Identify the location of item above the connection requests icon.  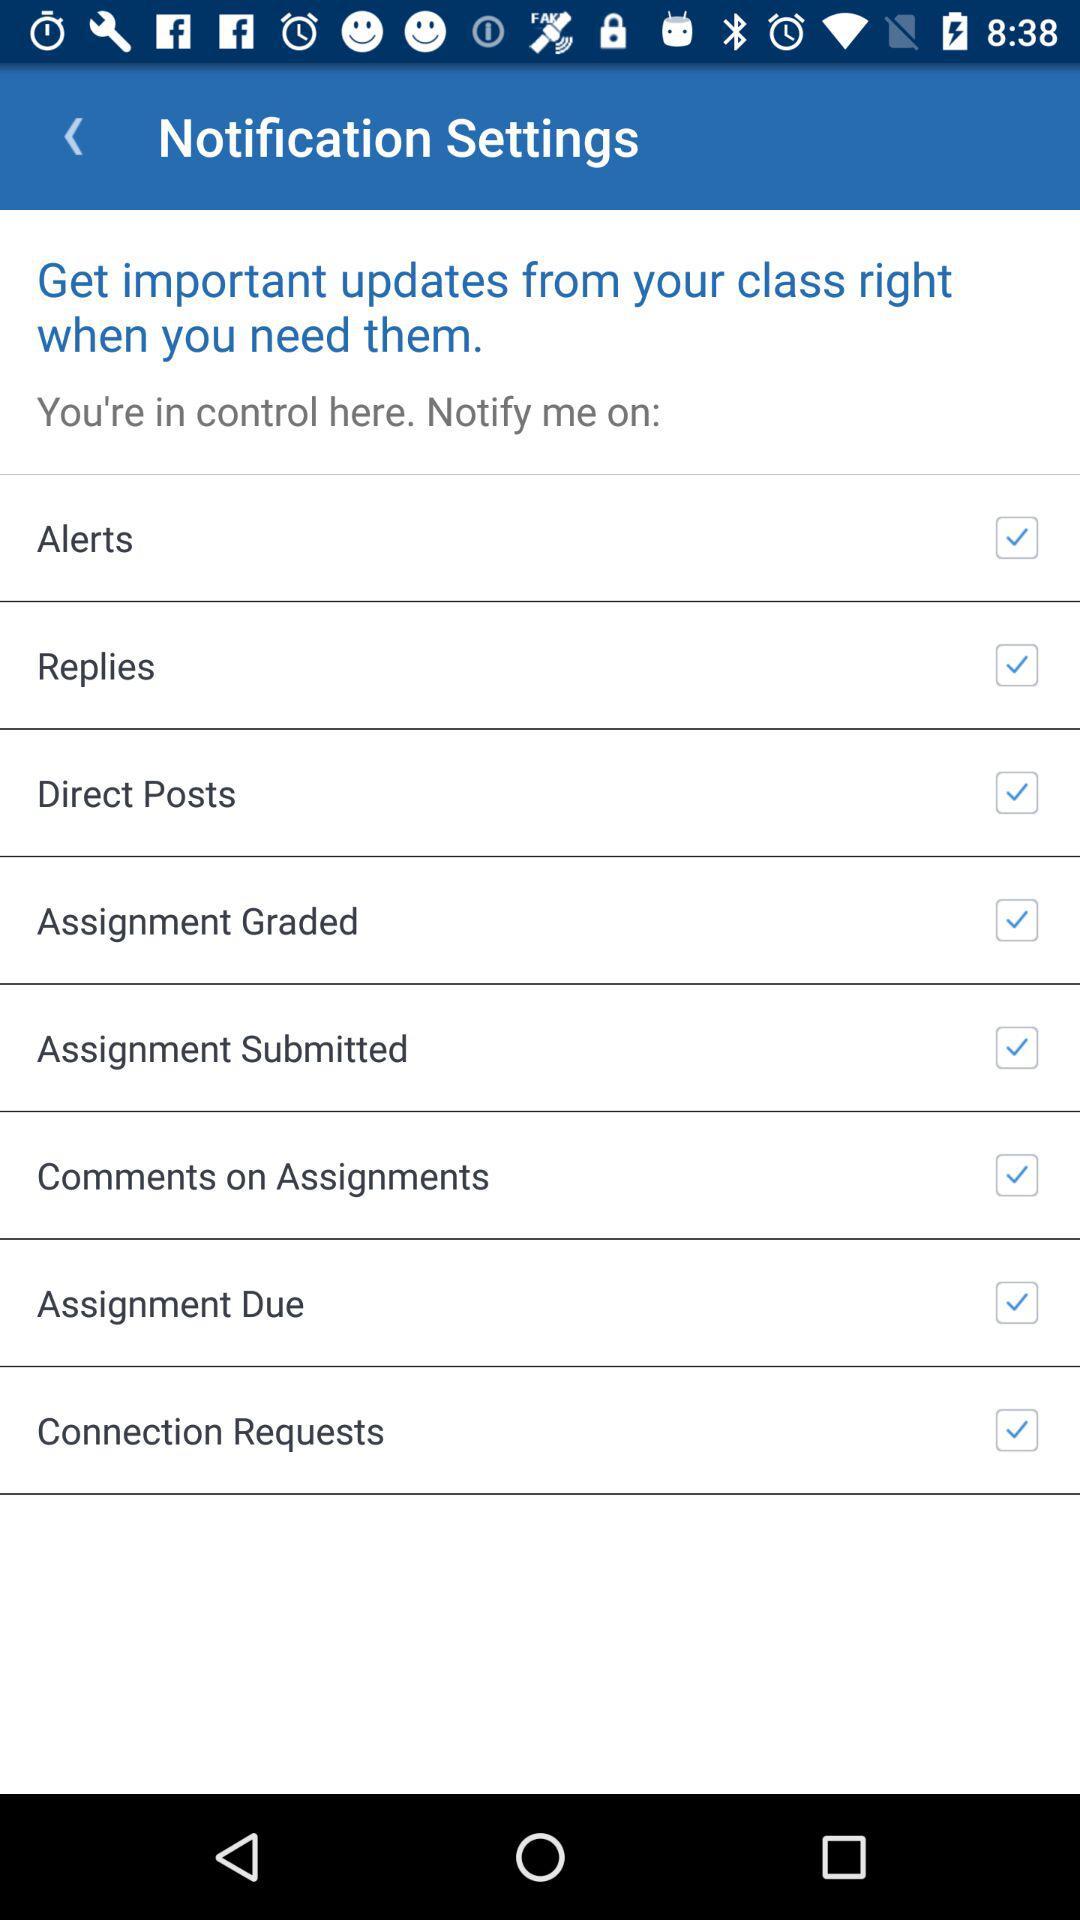
(540, 1302).